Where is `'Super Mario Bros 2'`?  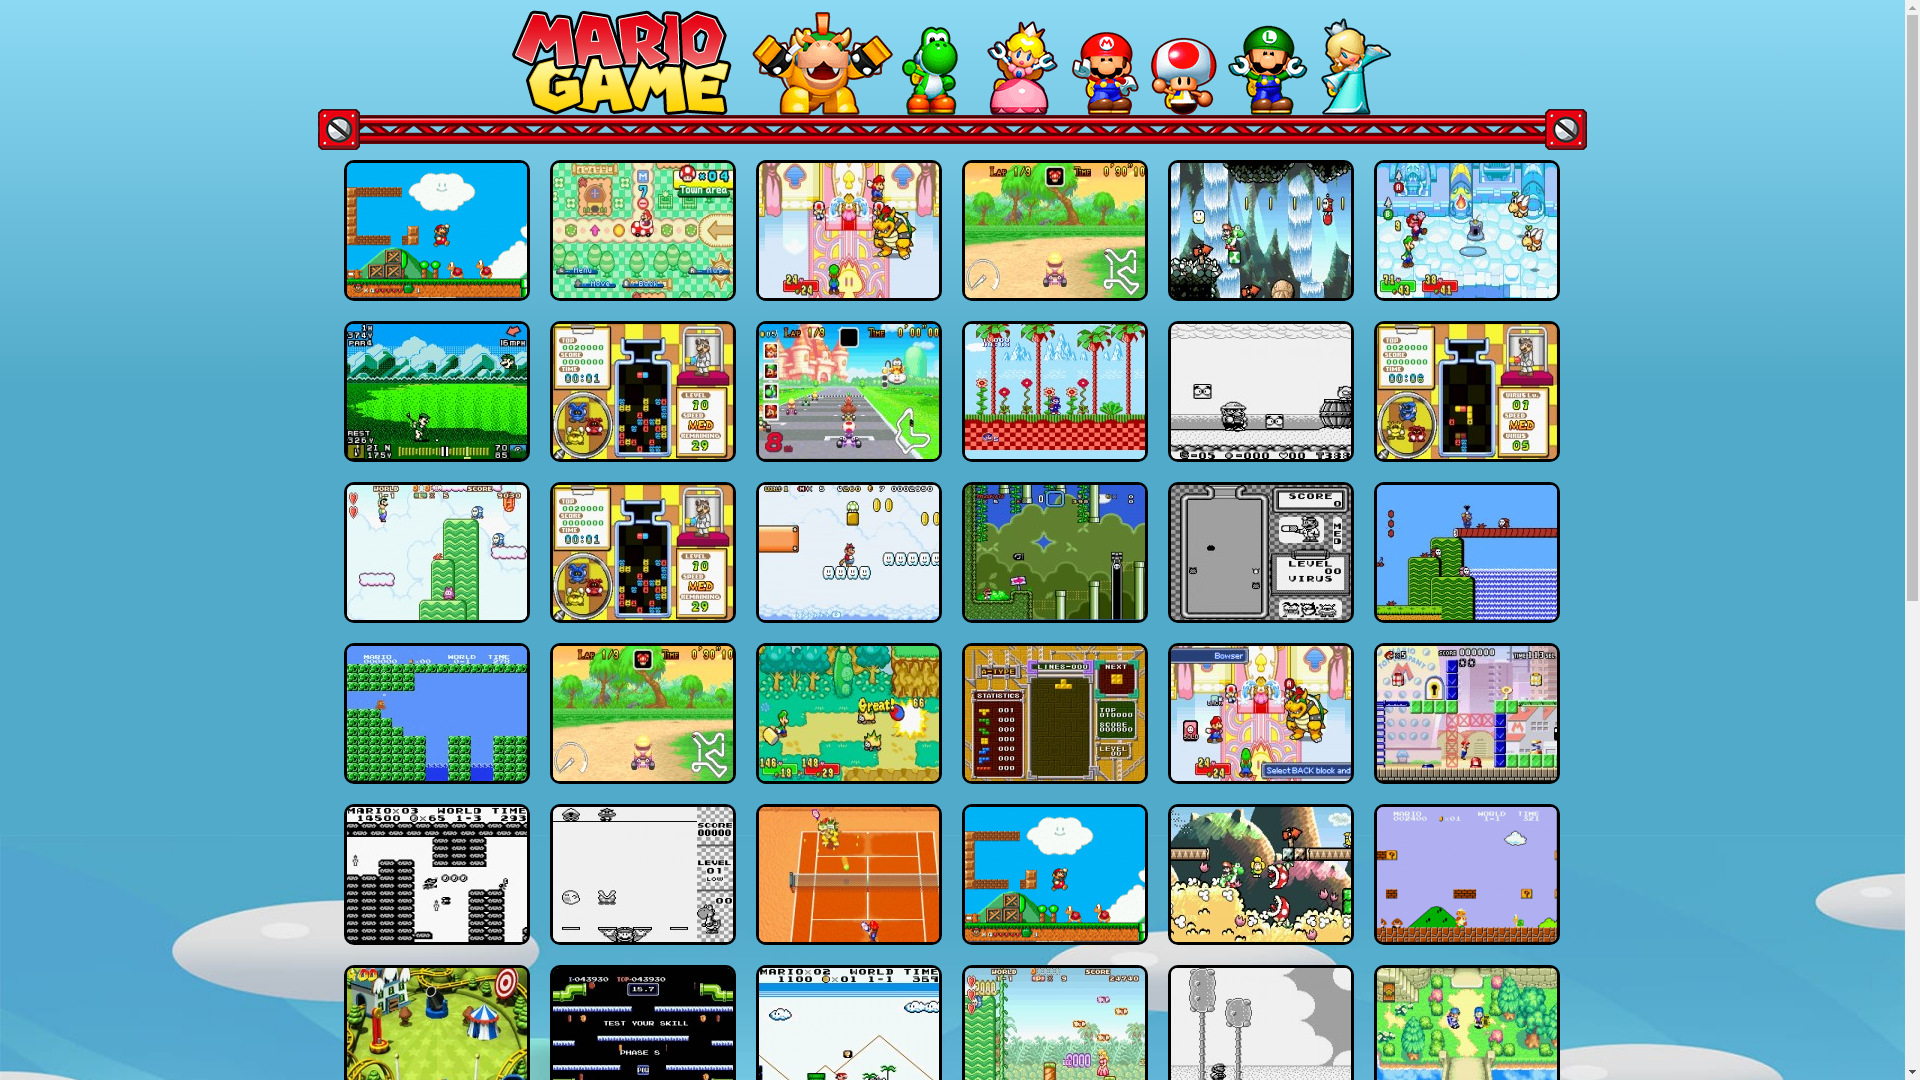 'Super Mario Bros 2' is located at coordinates (1467, 550).